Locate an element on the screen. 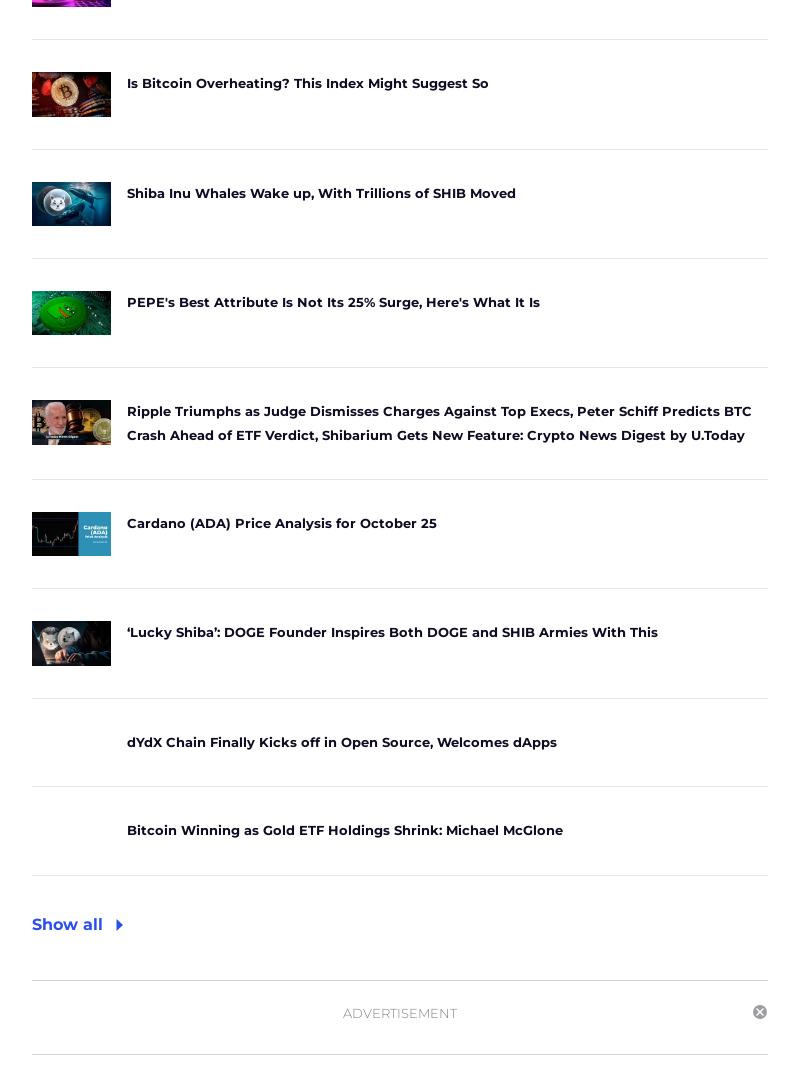  'Cardano (ADA) Price Analysis for October 25' is located at coordinates (126, 523).